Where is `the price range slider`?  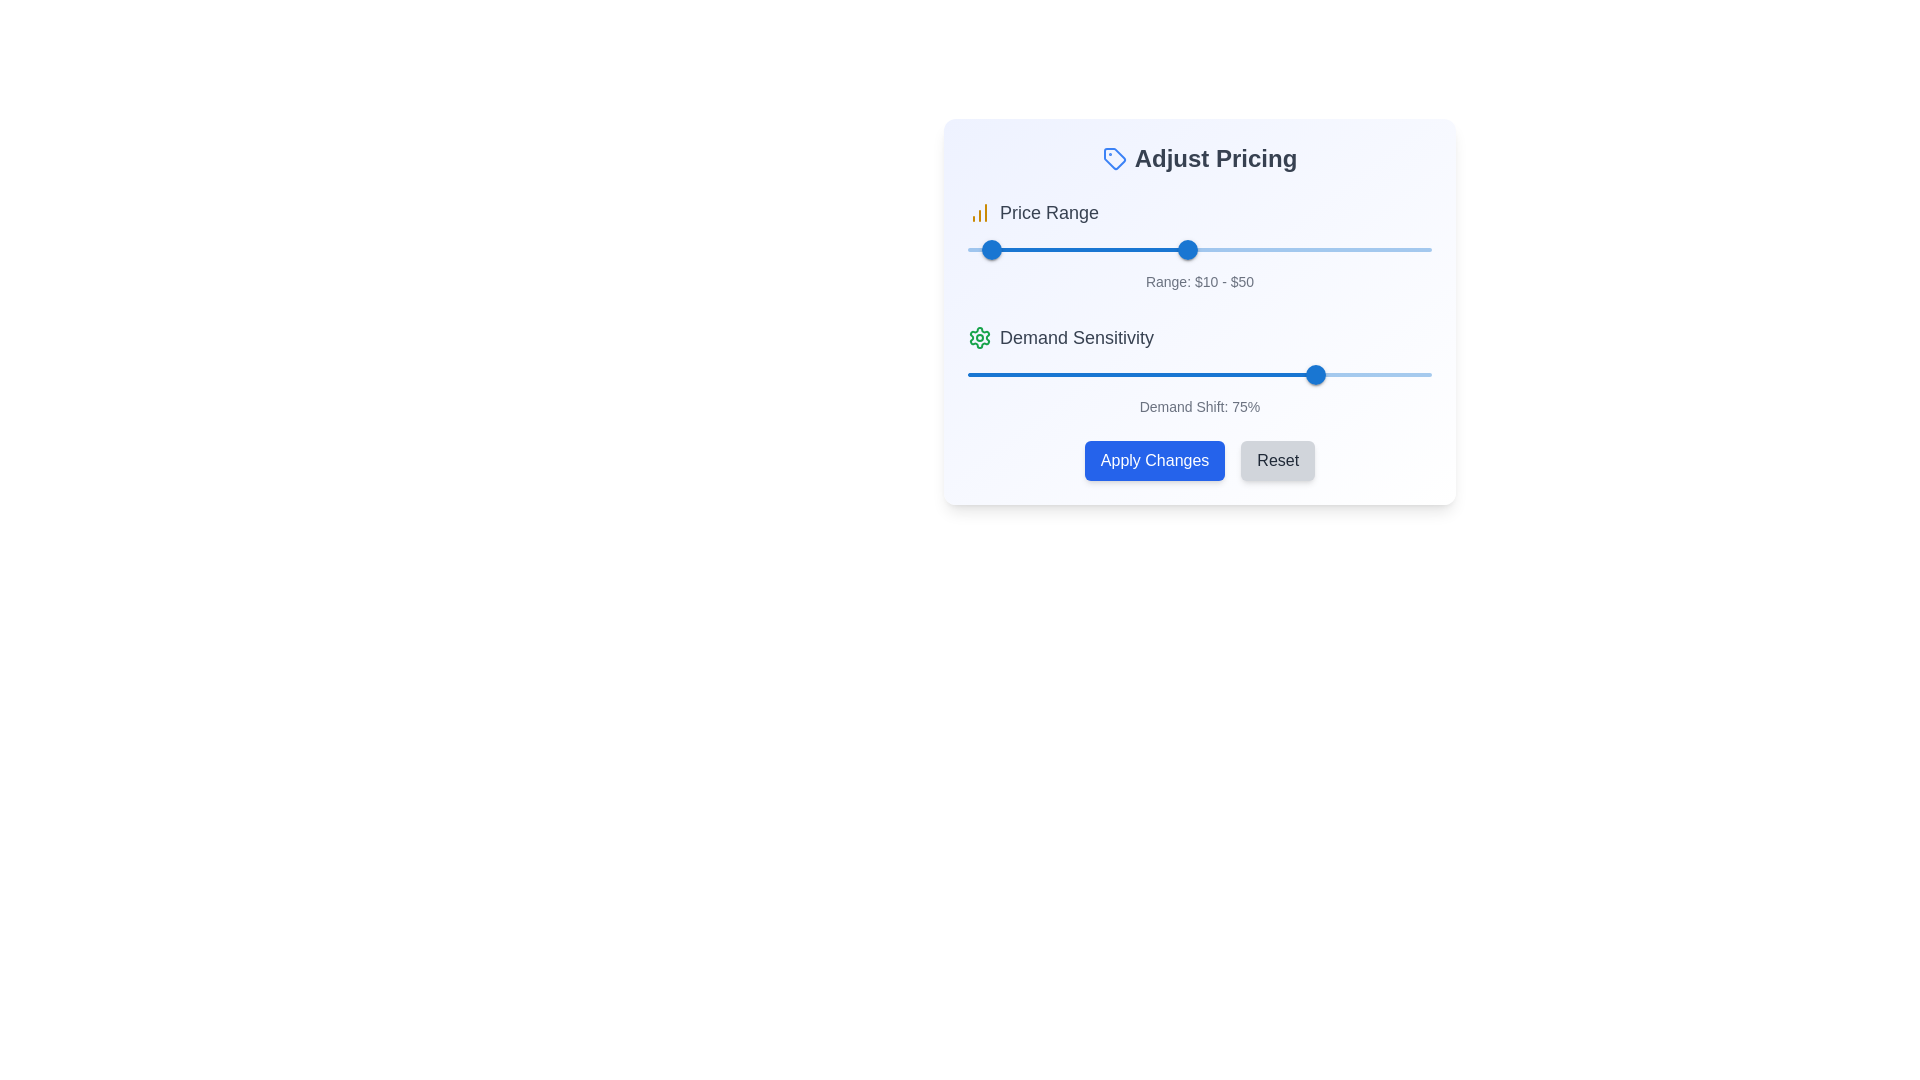 the price range slider is located at coordinates (1193, 249).